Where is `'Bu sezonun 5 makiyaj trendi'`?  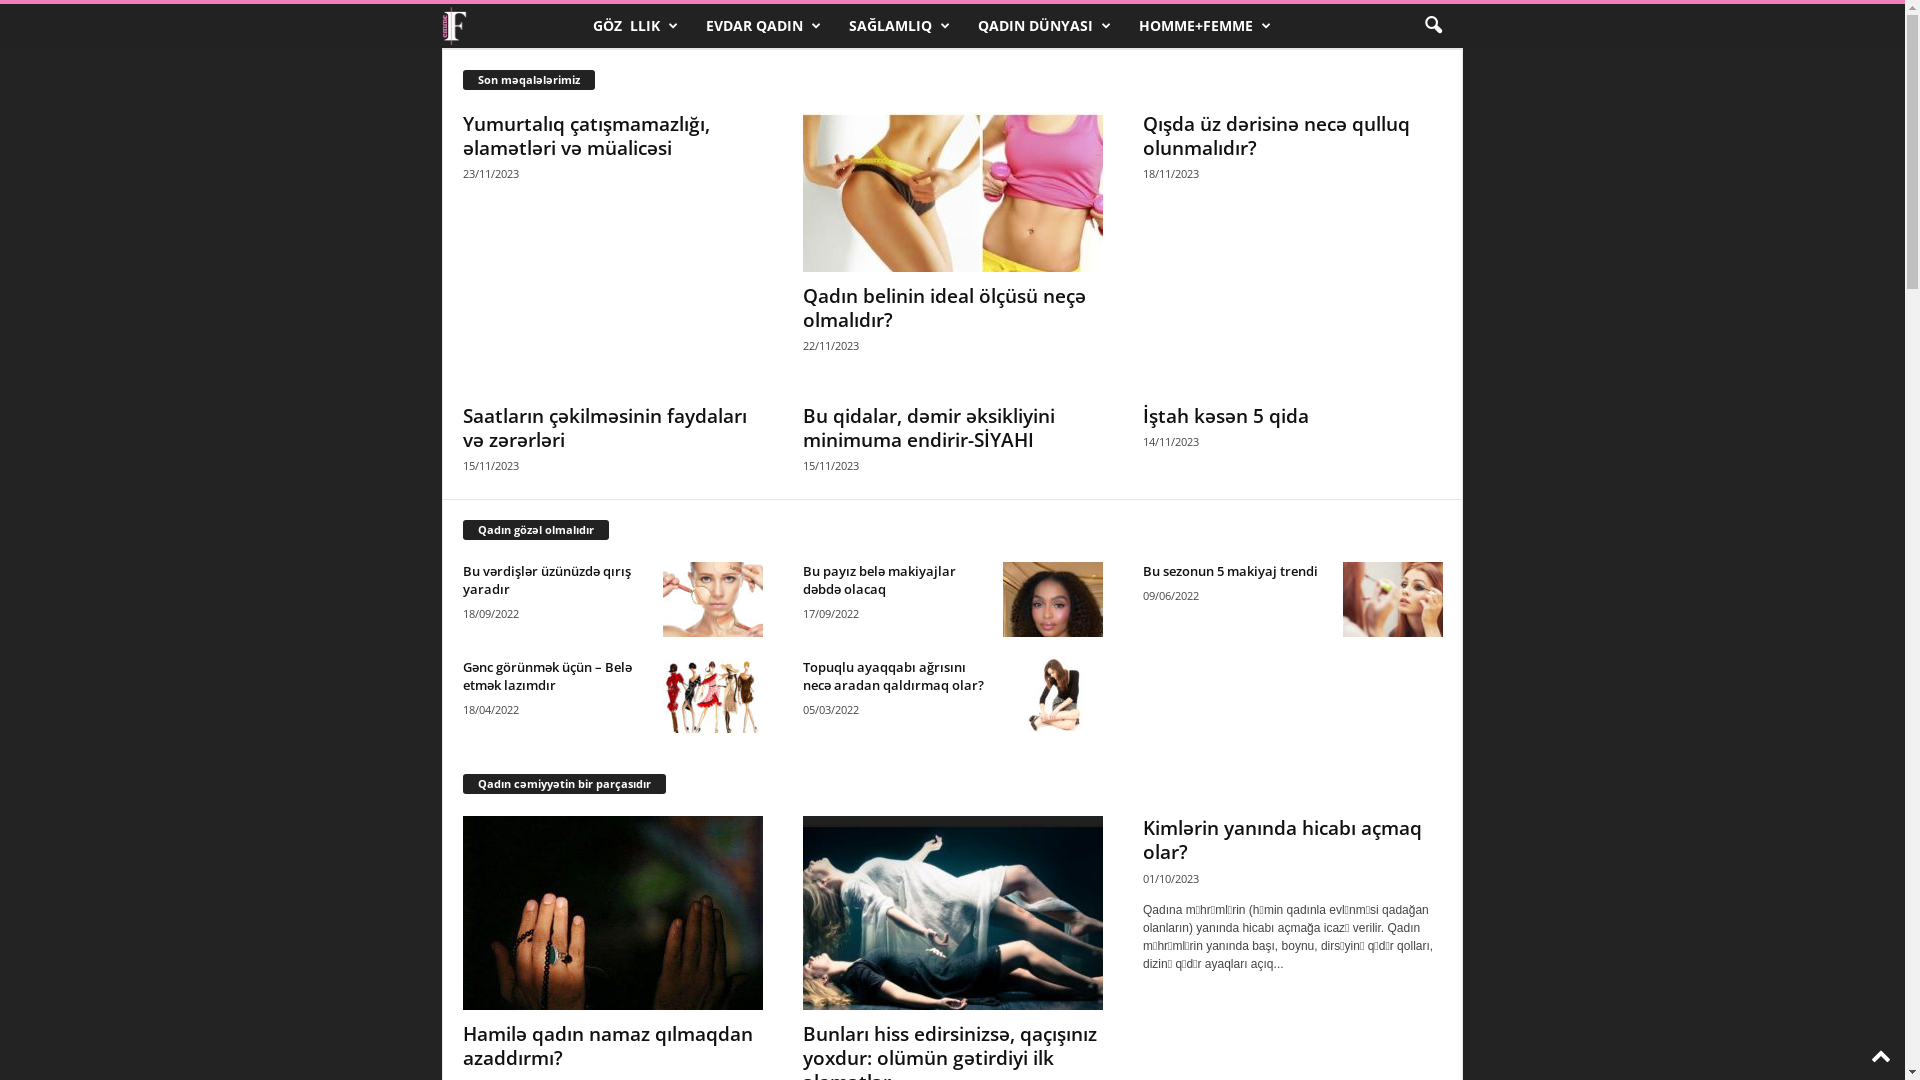 'Bu sezonun 5 makiyaj trendi' is located at coordinates (1229, 570).